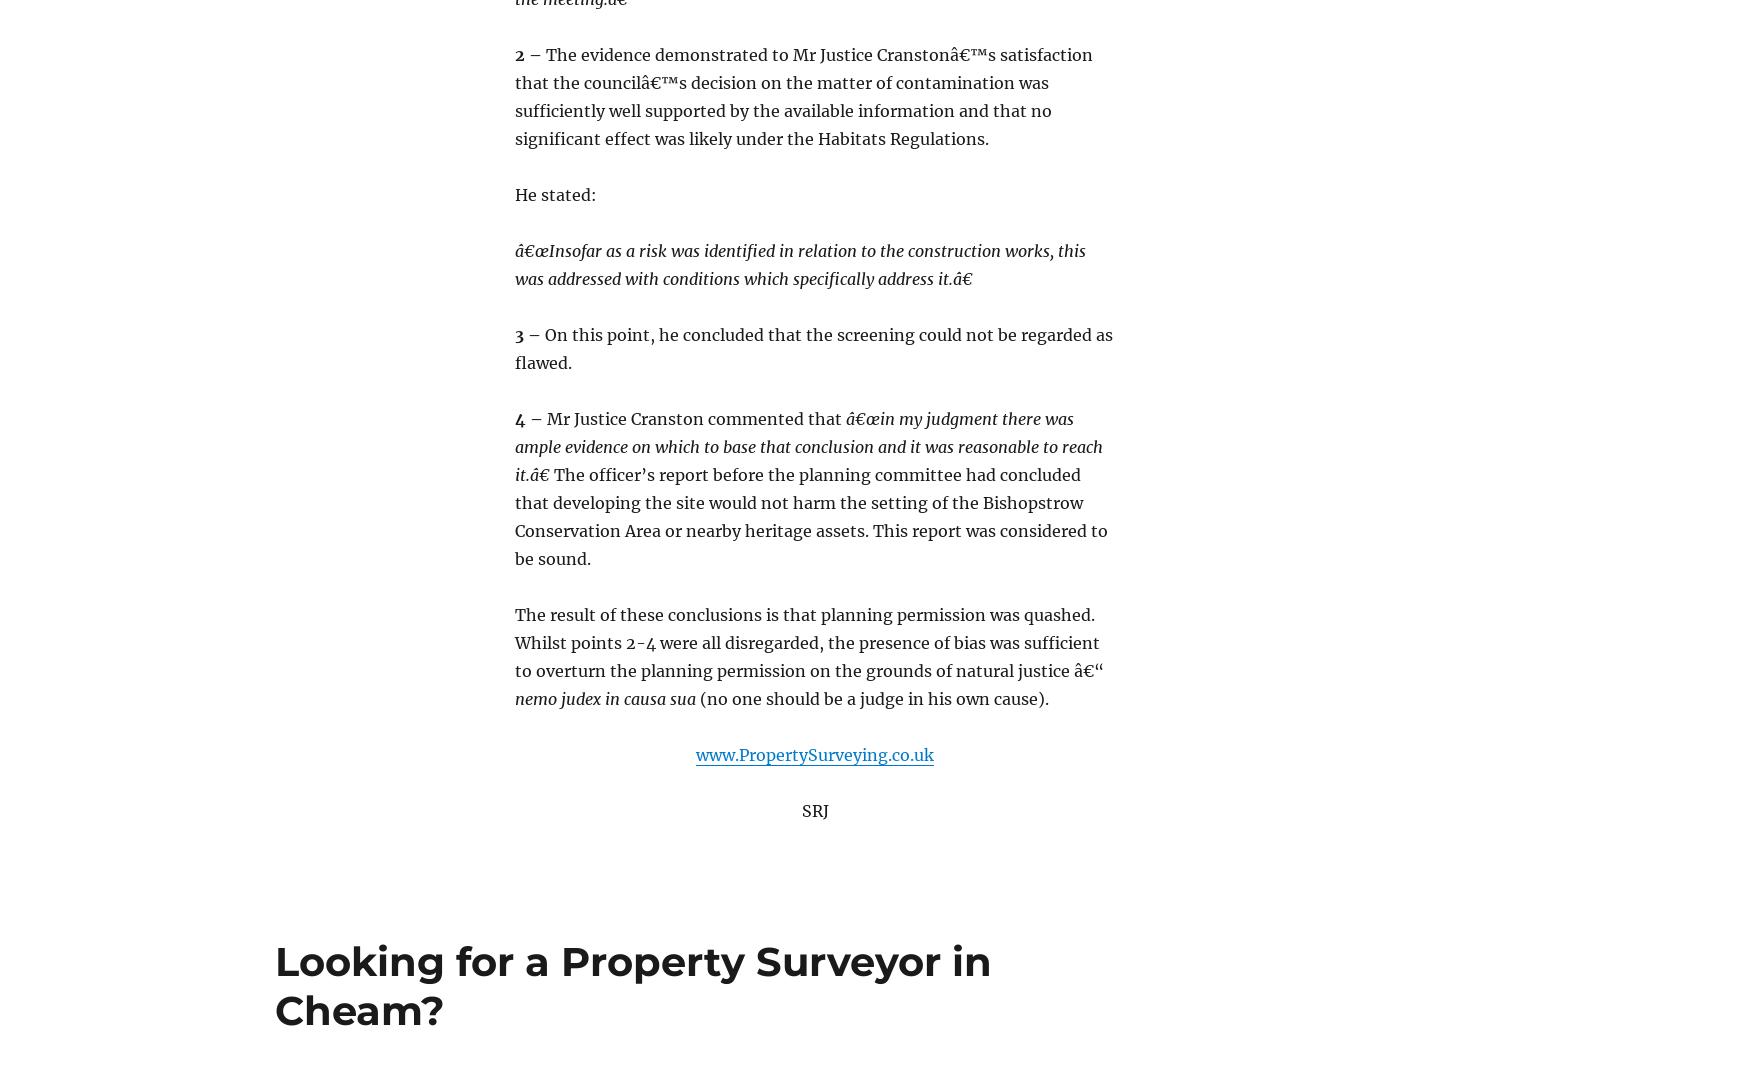 The image size is (1750, 1071). I want to click on 'nemo judex in causa sua', so click(605, 697).